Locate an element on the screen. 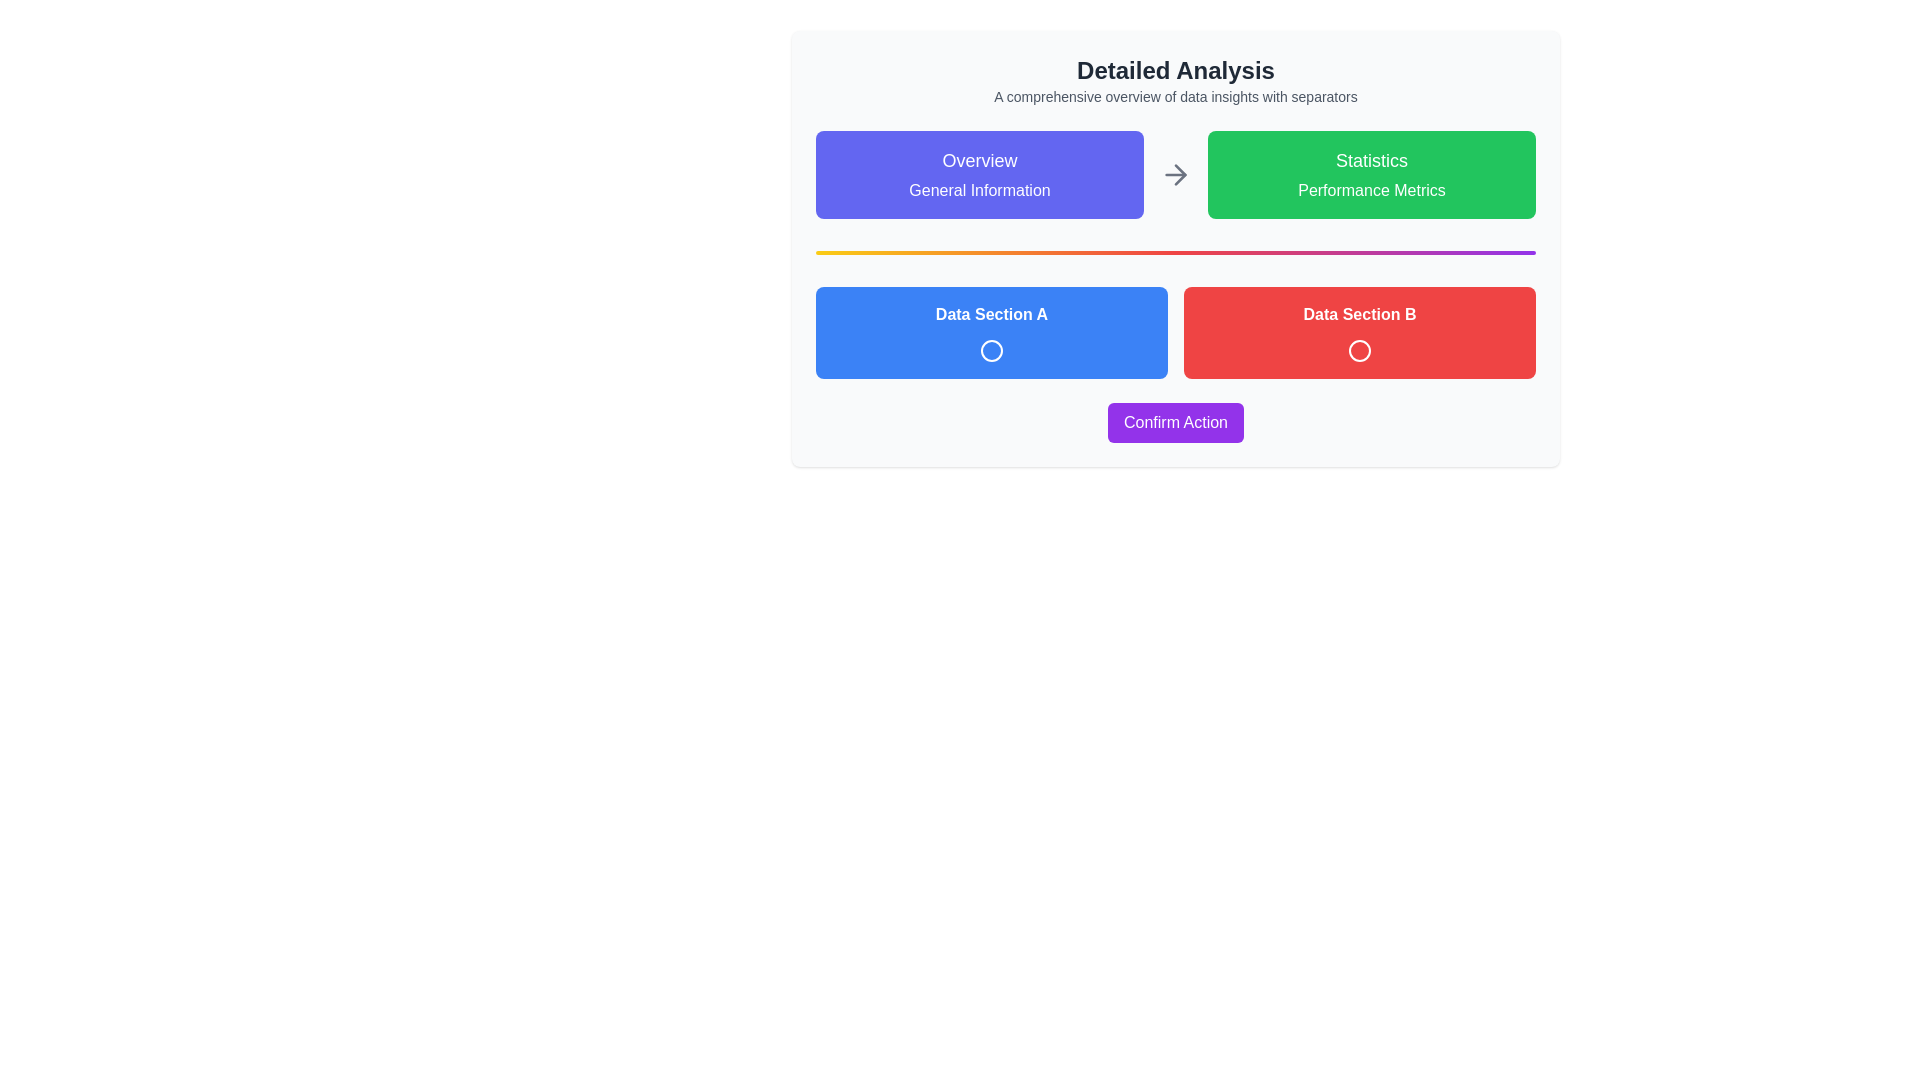  the circular icon with a white border located in the bottom-right of the 'Data Section B' button is located at coordinates (1359, 350).